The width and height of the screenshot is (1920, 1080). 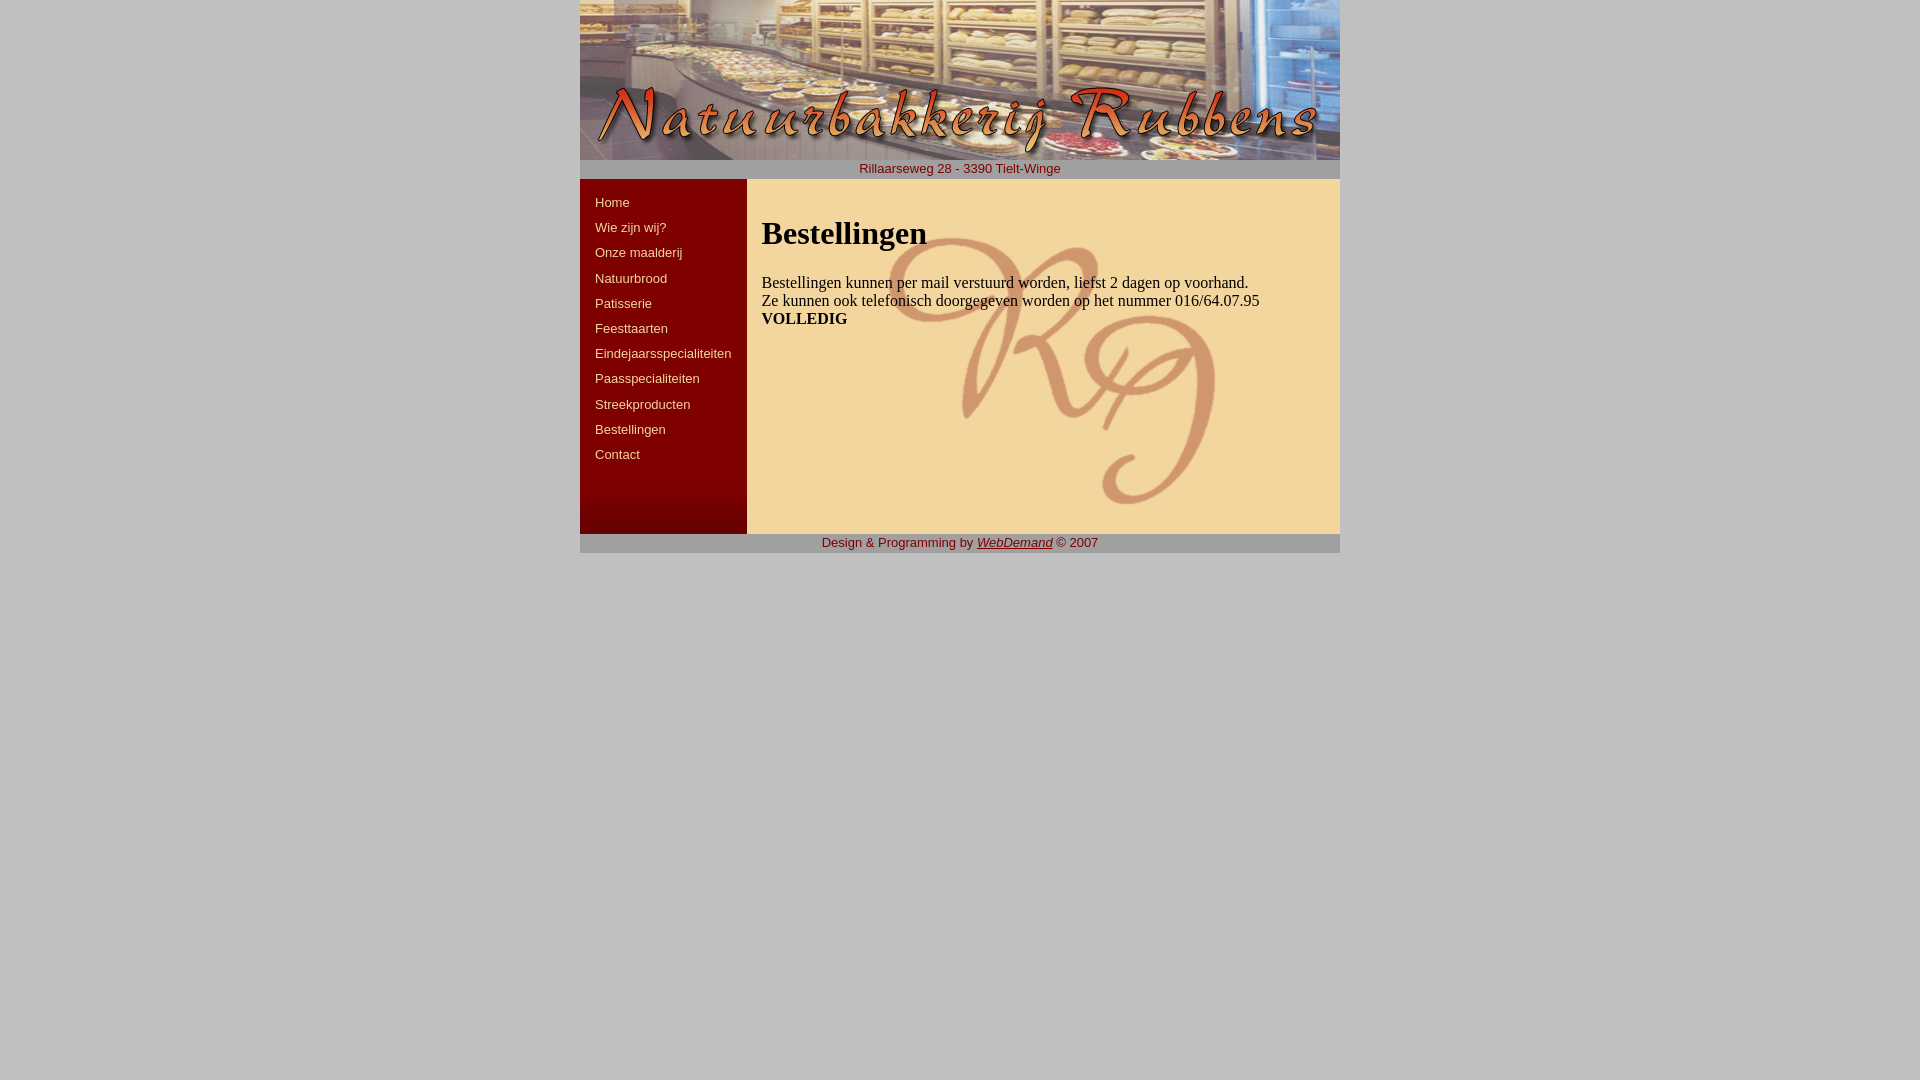 I want to click on 'Contact', so click(x=616, y=454).